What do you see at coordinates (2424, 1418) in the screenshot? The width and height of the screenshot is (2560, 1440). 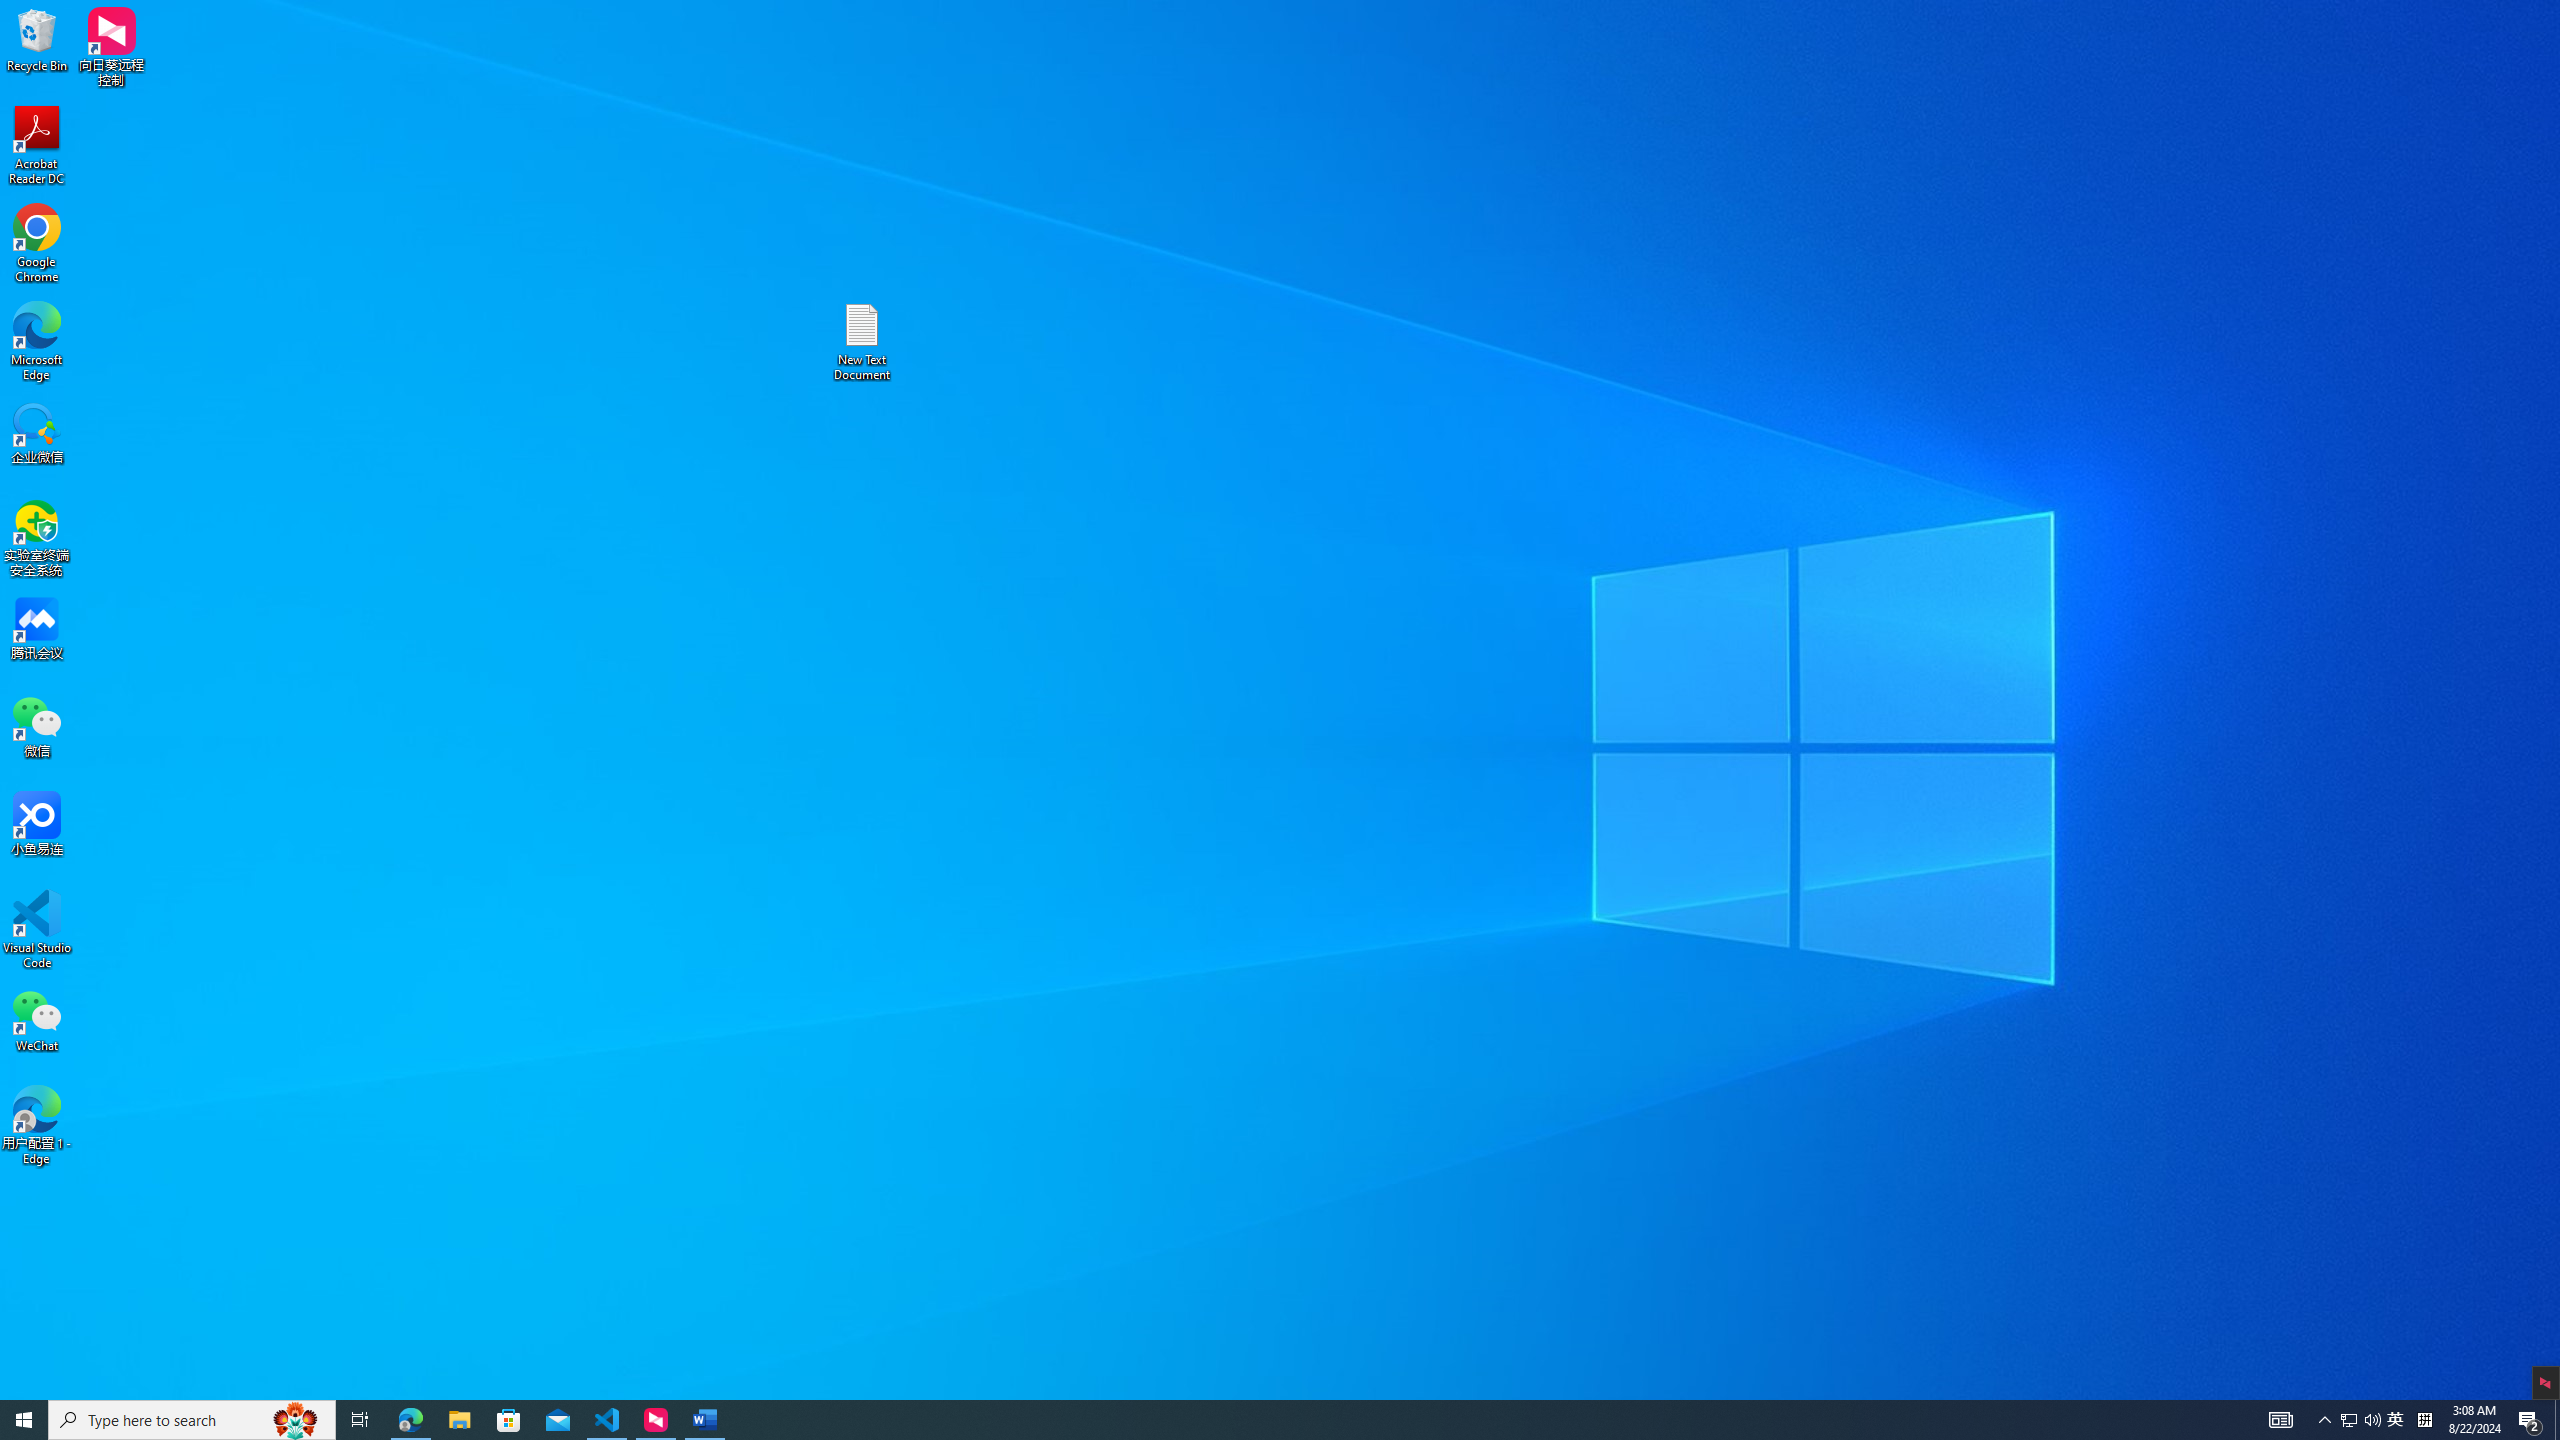 I see `'Tray Input Indicator - Chinese (Simplified, China)'` at bounding box center [2424, 1418].